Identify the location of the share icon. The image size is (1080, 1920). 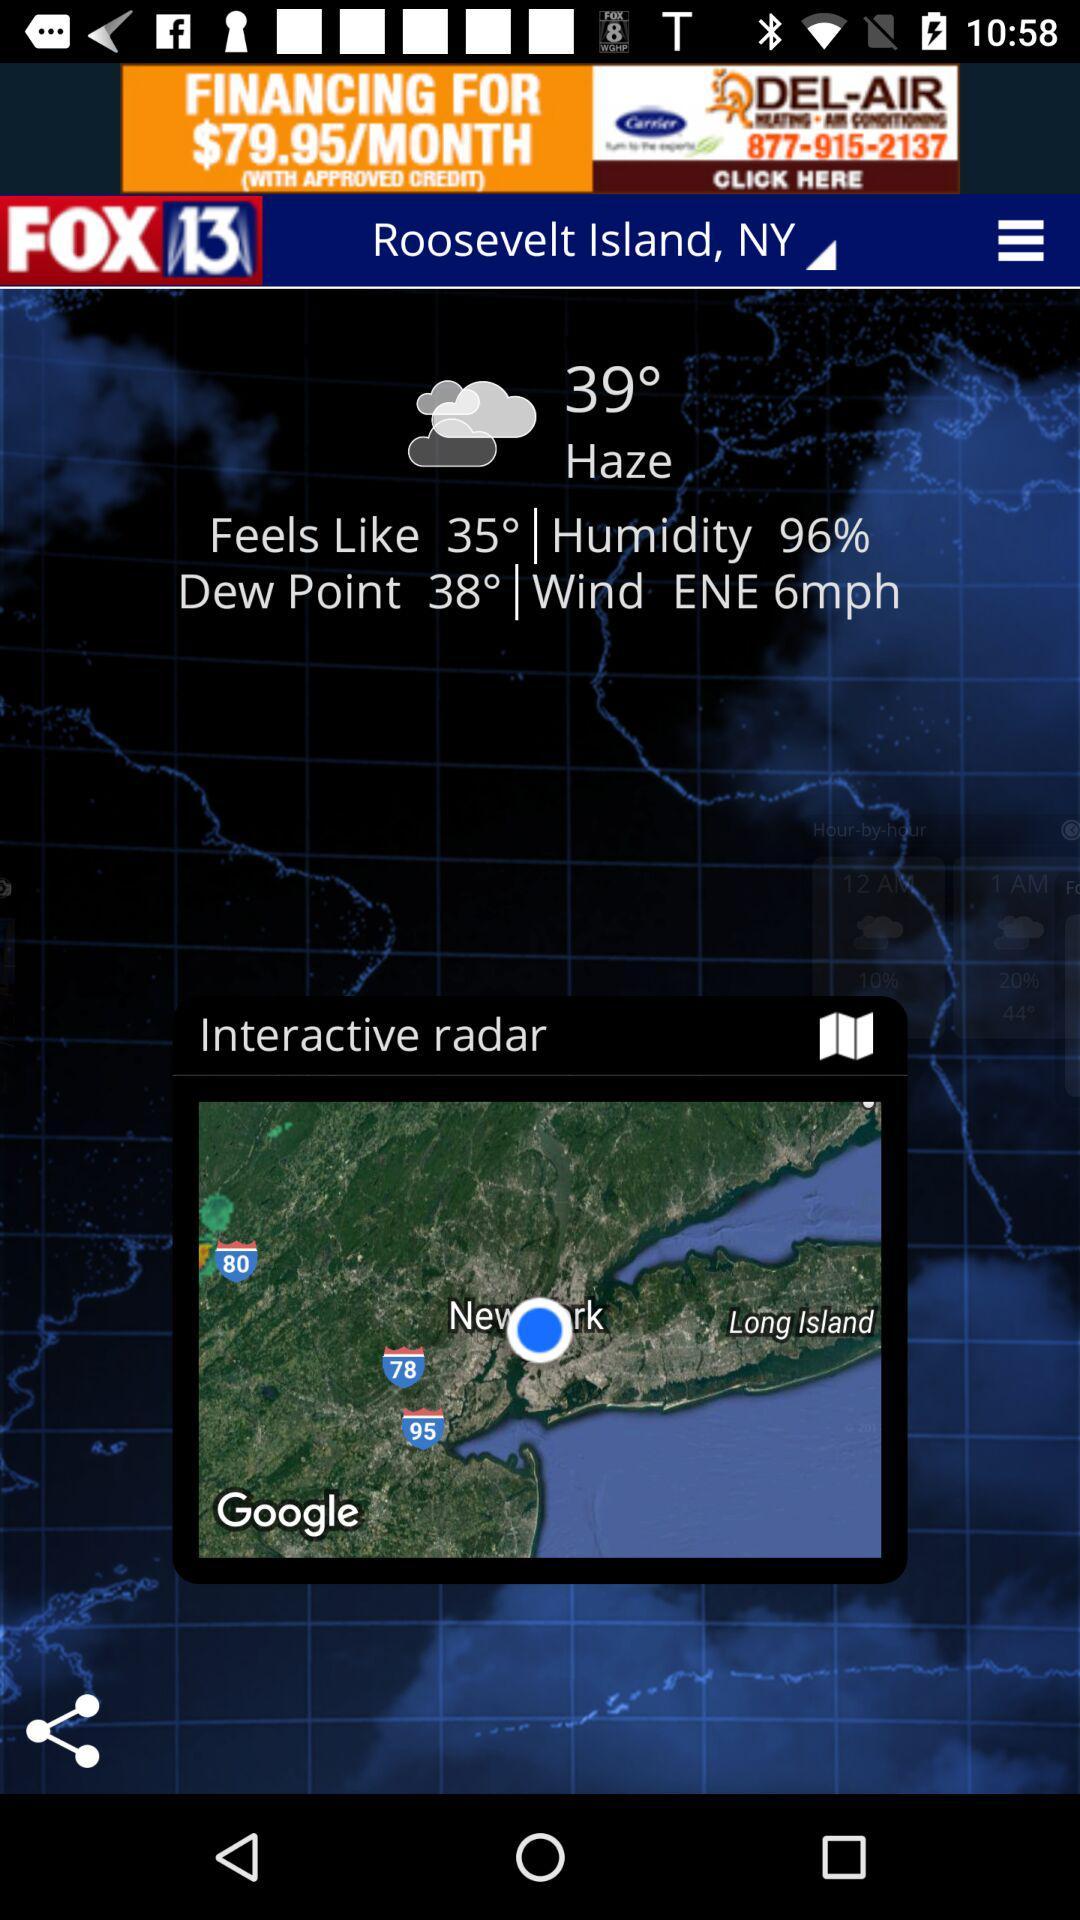
(61, 1730).